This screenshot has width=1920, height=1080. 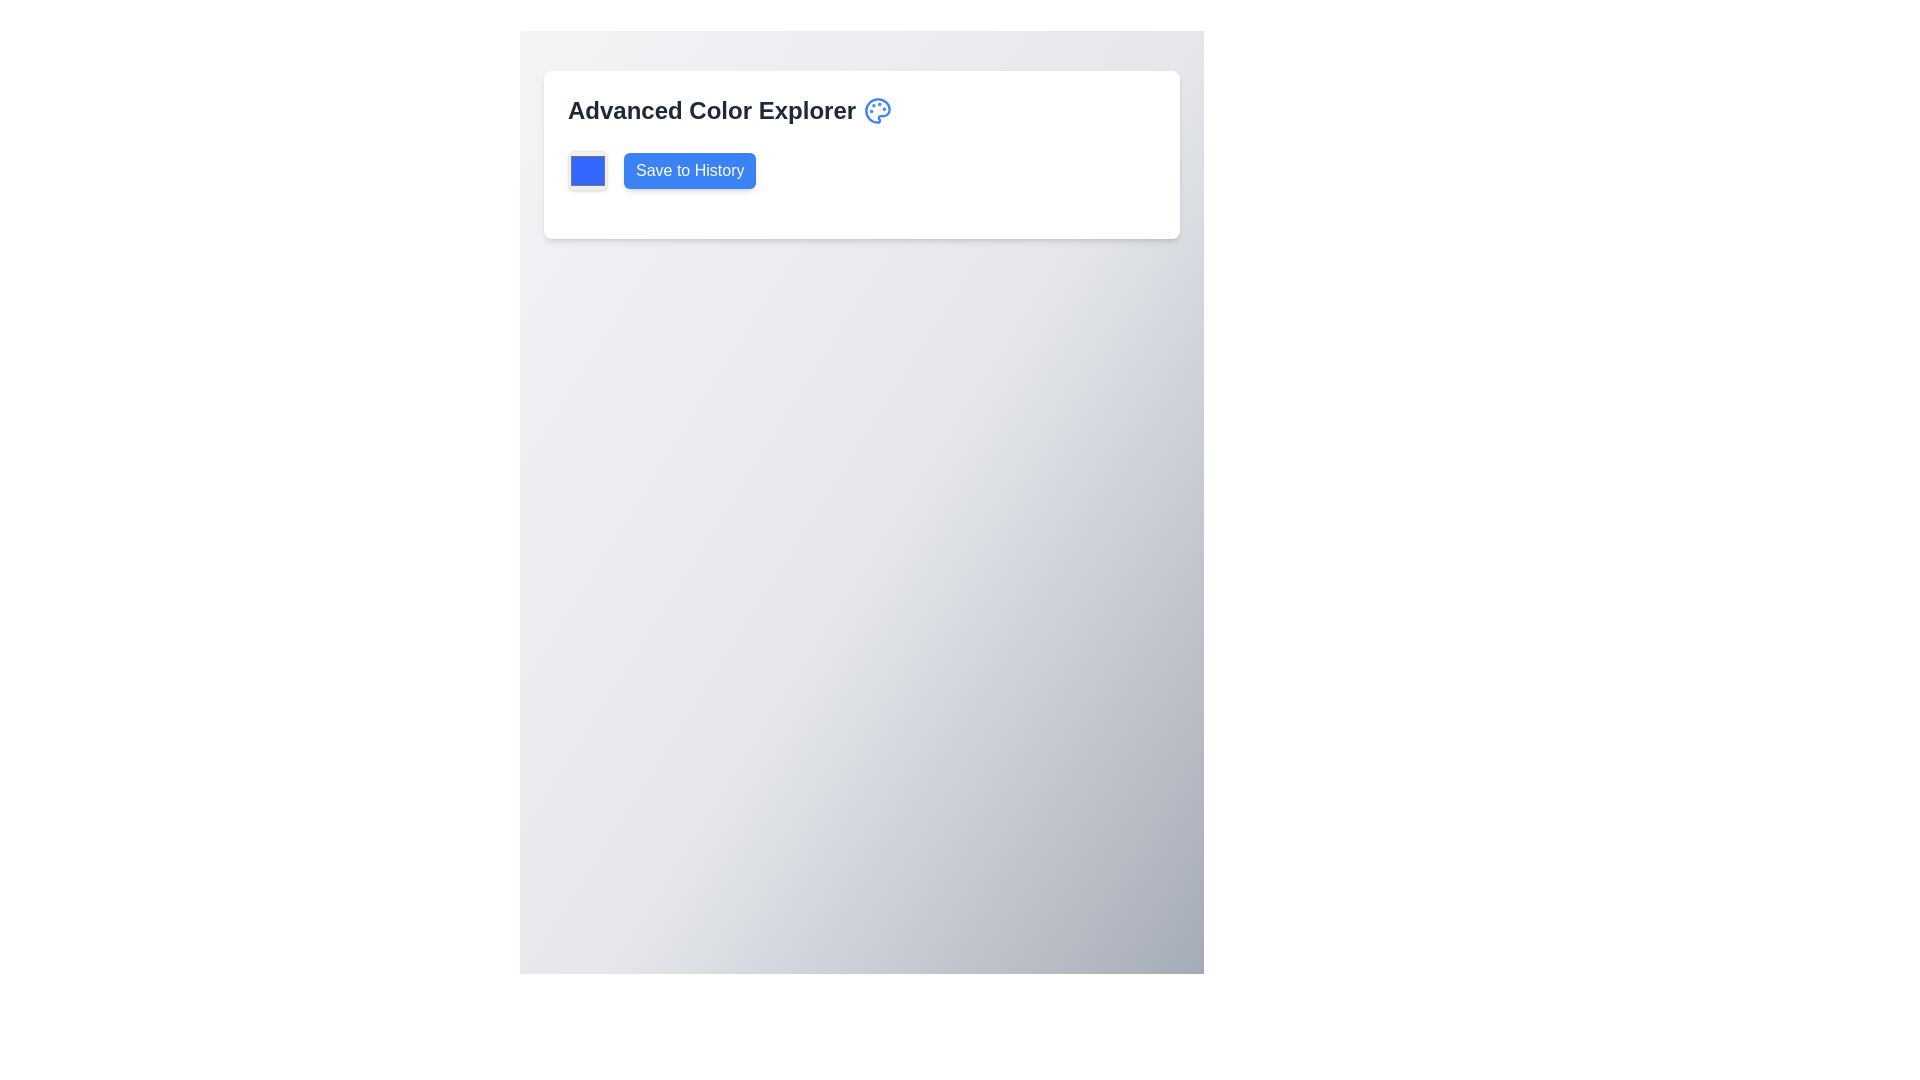 What do you see at coordinates (690, 169) in the screenshot?
I see `the save button located to the immediate right of a blue square element in the top-left region of the interface` at bounding box center [690, 169].